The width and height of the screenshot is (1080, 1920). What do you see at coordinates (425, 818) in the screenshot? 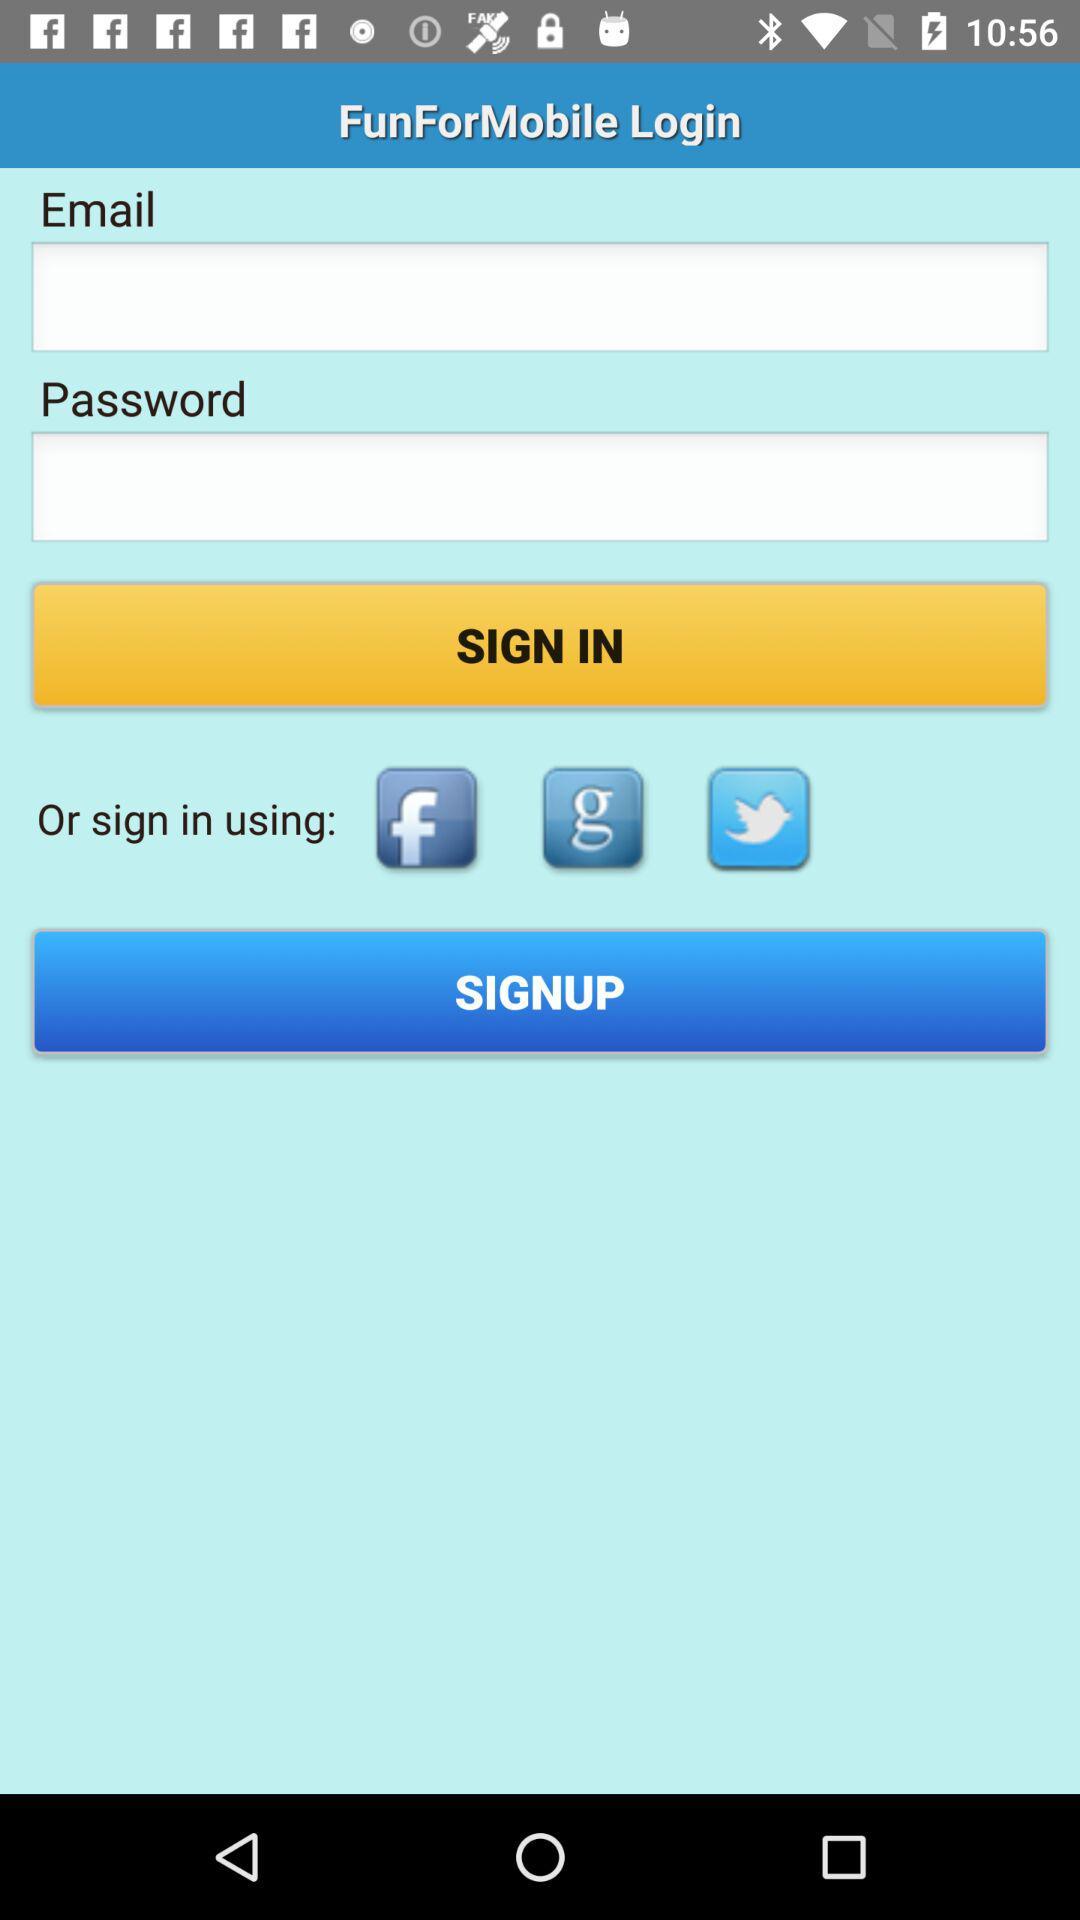
I see `go facebook` at bounding box center [425, 818].